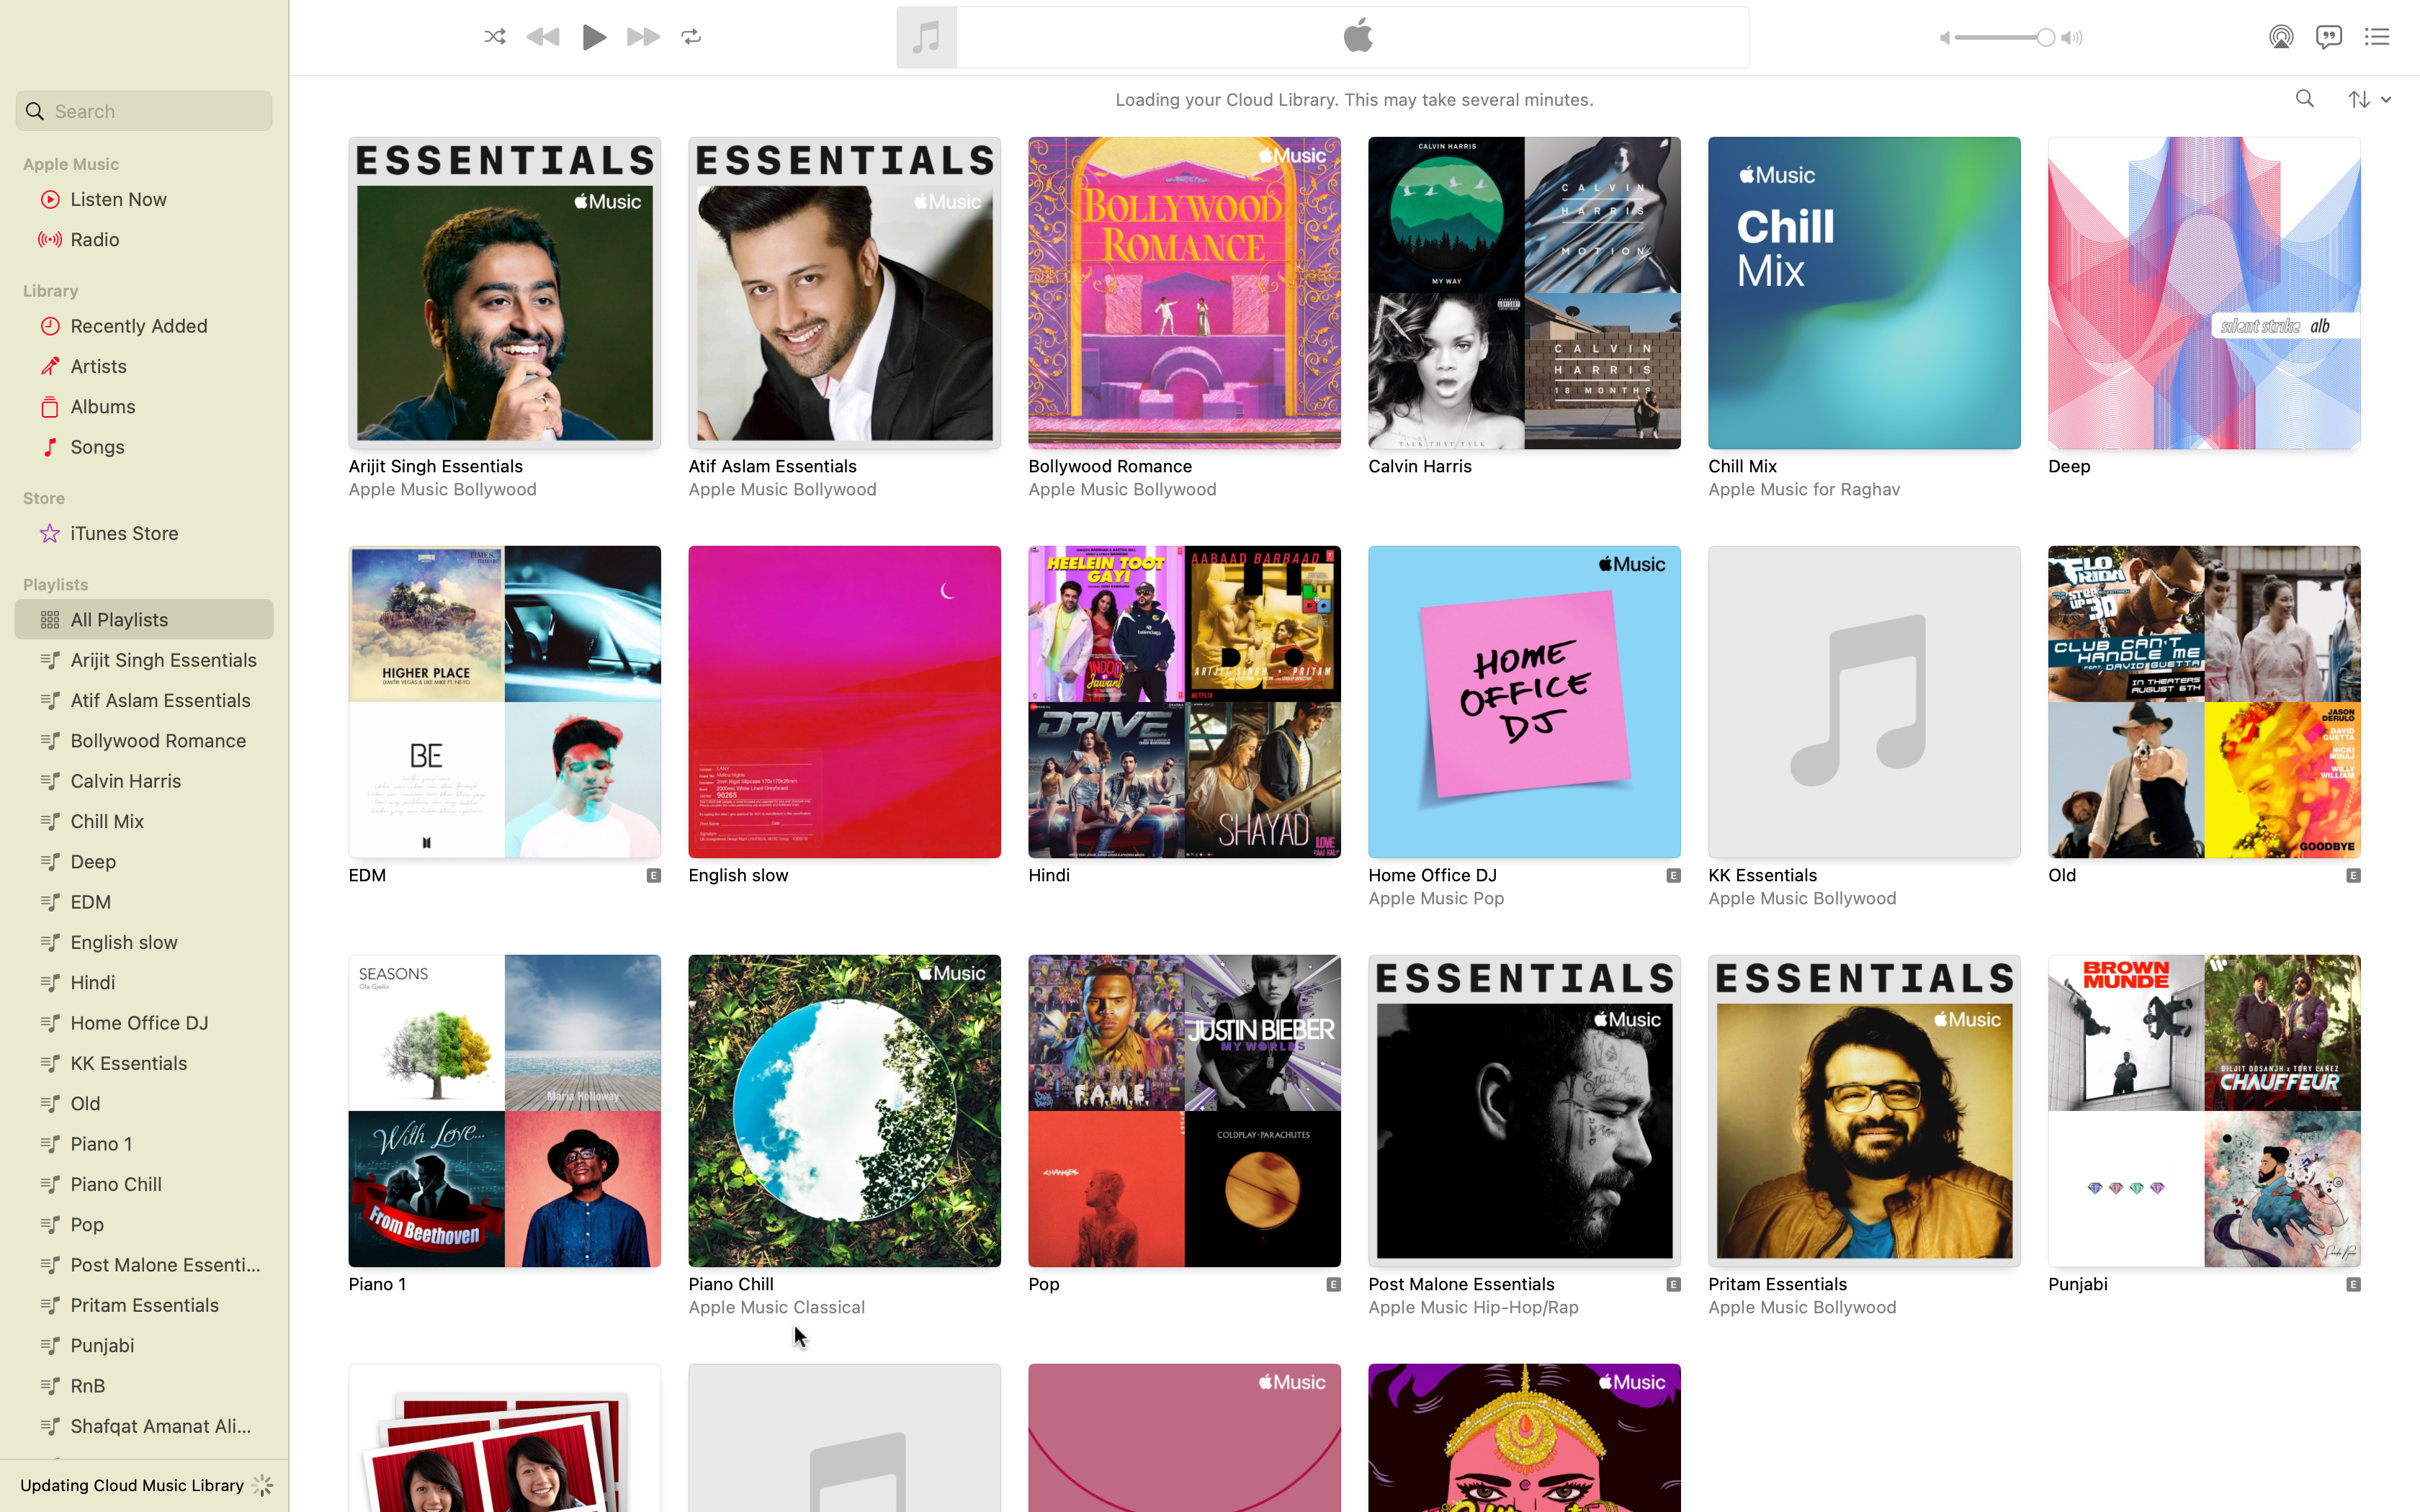 The height and width of the screenshot is (1512, 2420). I want to click on Checl the playlist English Slow, so click(843, 721).